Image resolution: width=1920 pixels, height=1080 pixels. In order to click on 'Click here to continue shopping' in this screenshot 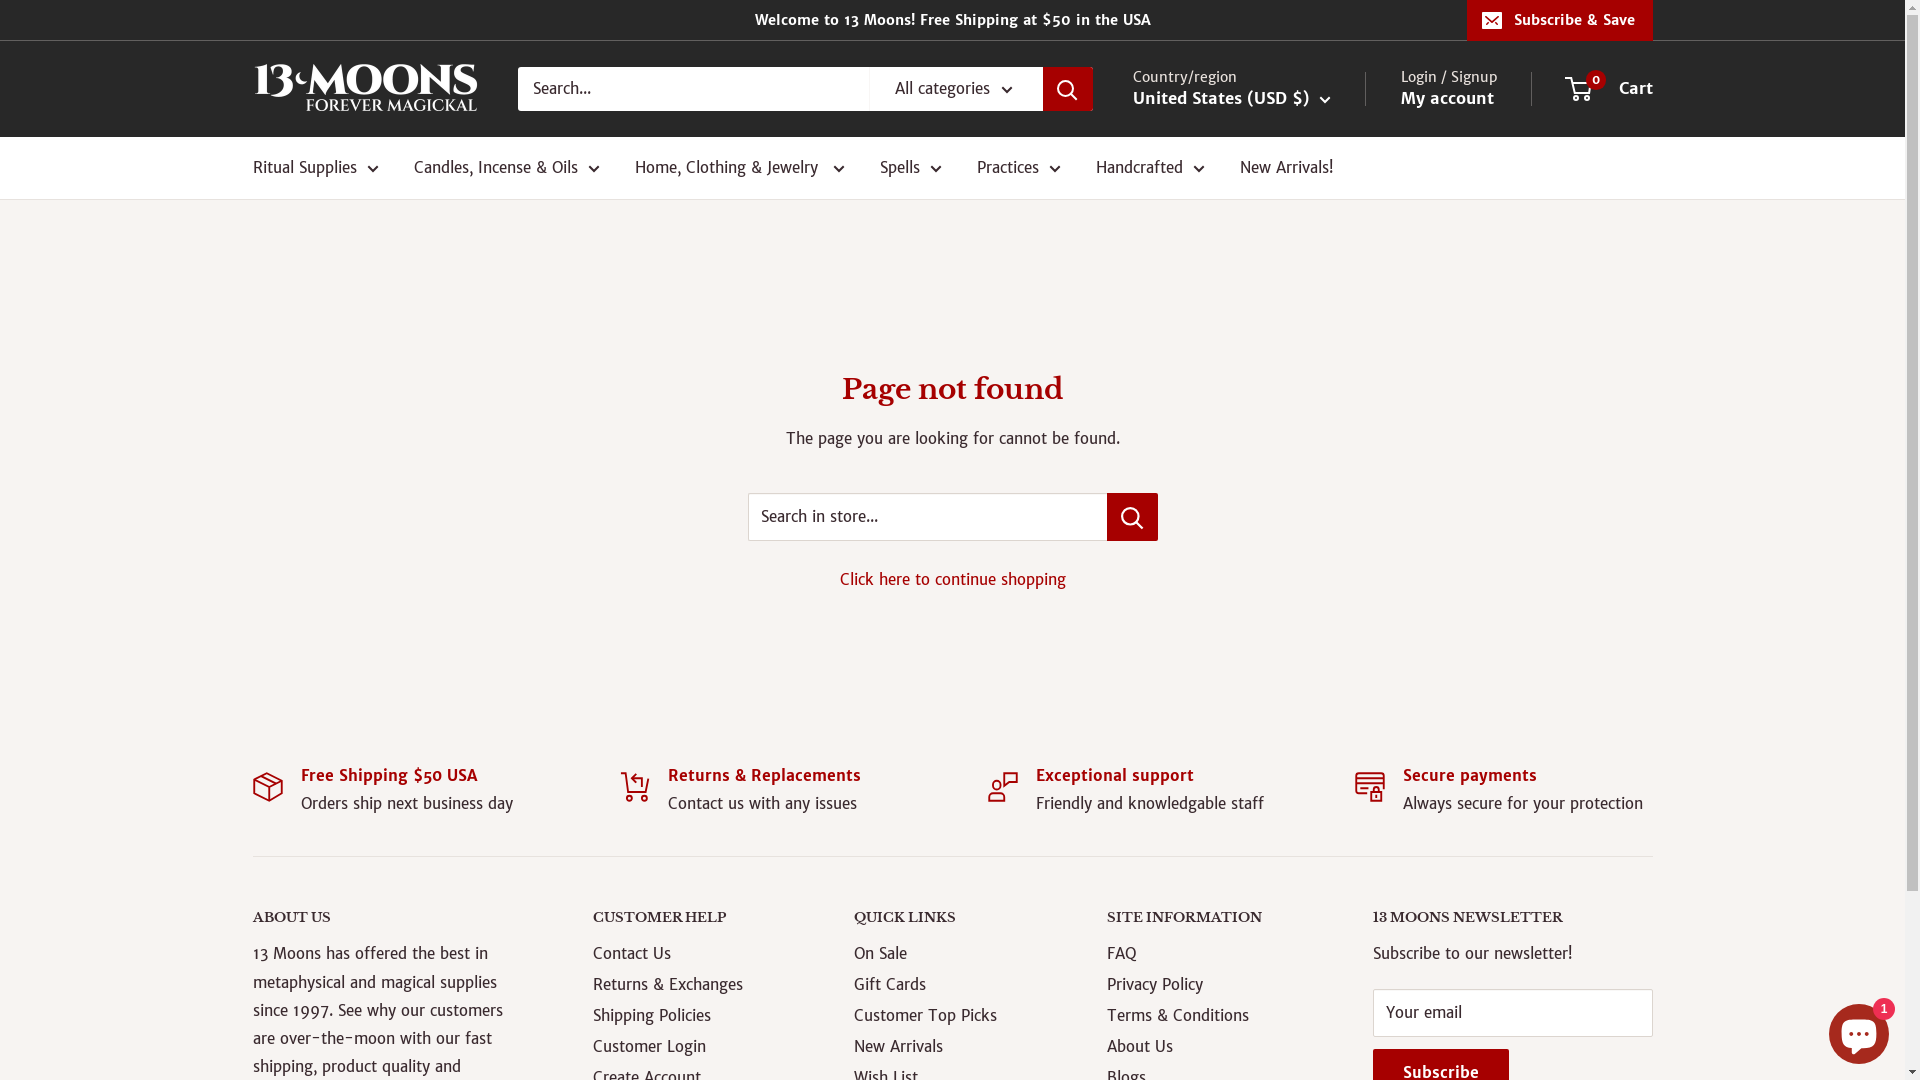, I will do `click(952, 579)`.